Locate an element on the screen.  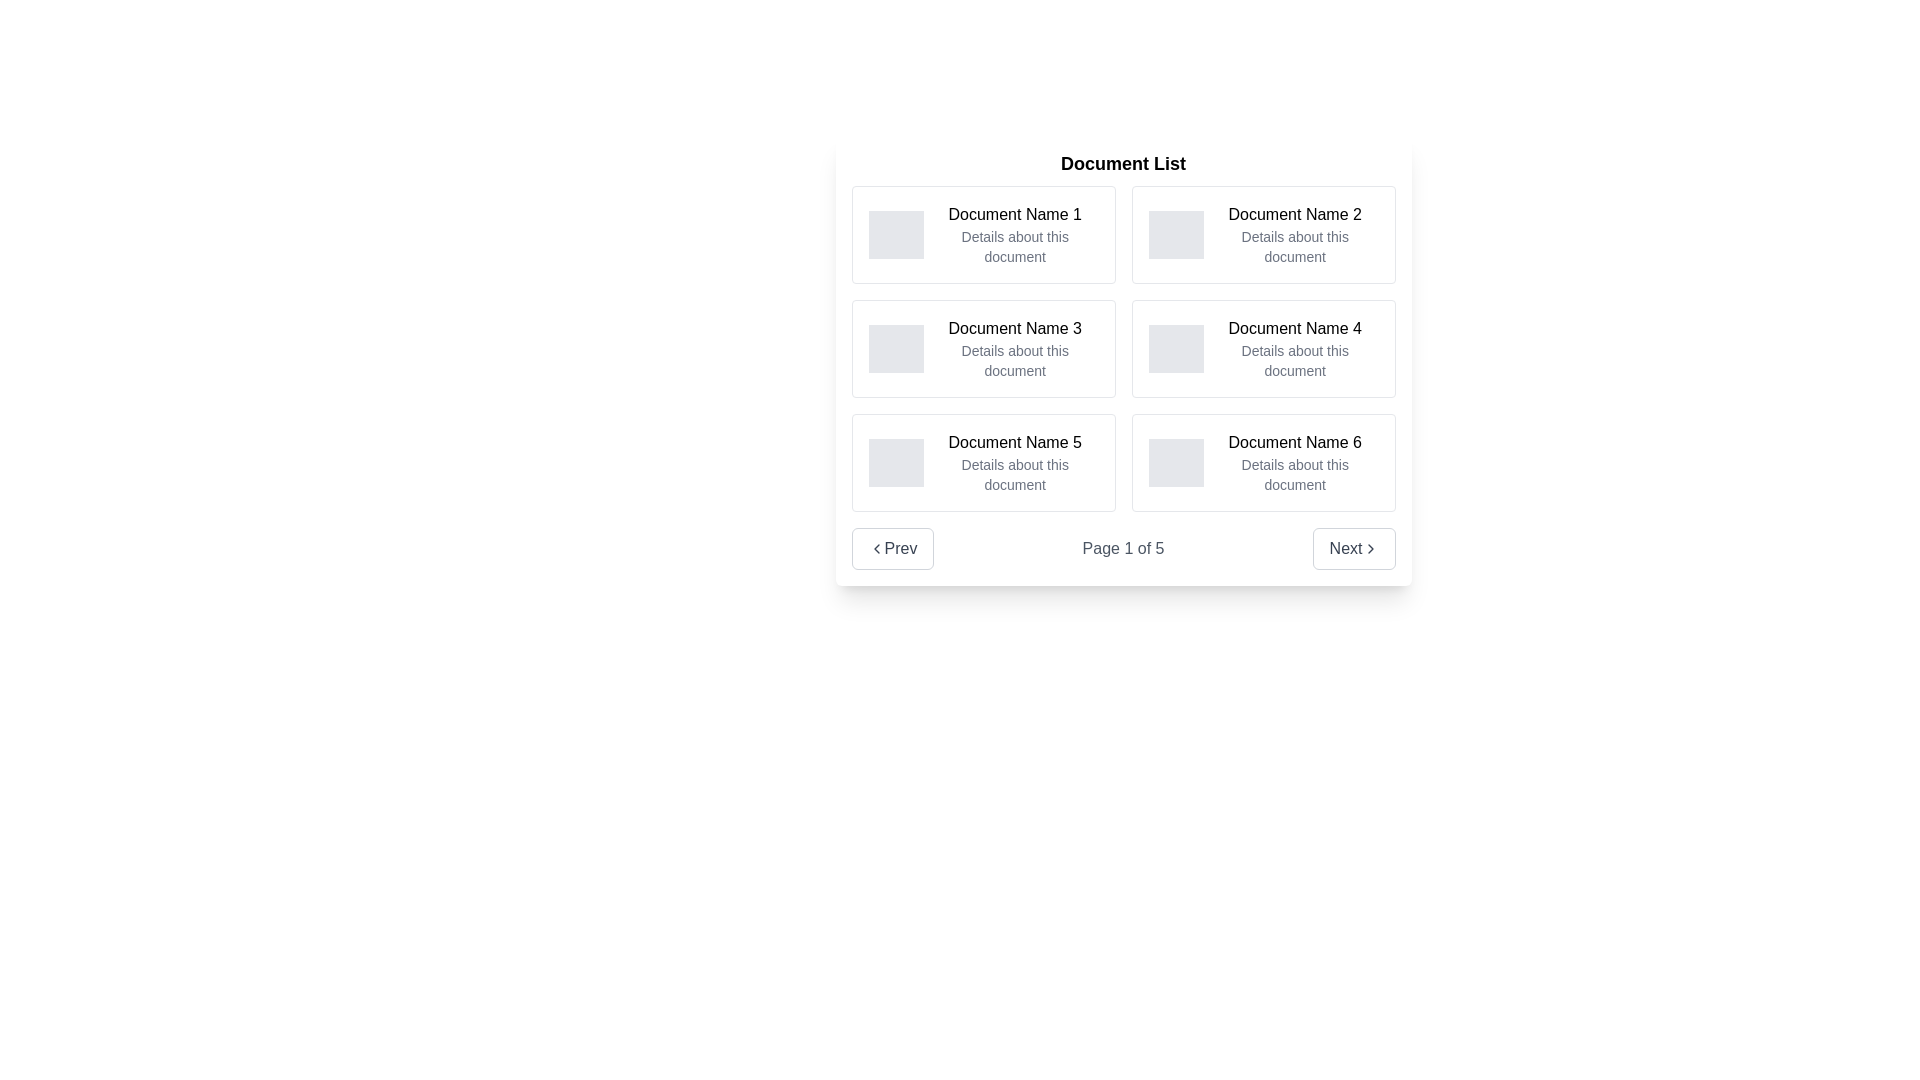
the compound text display element in the second row and first column is located at coordinates (1015, 347).